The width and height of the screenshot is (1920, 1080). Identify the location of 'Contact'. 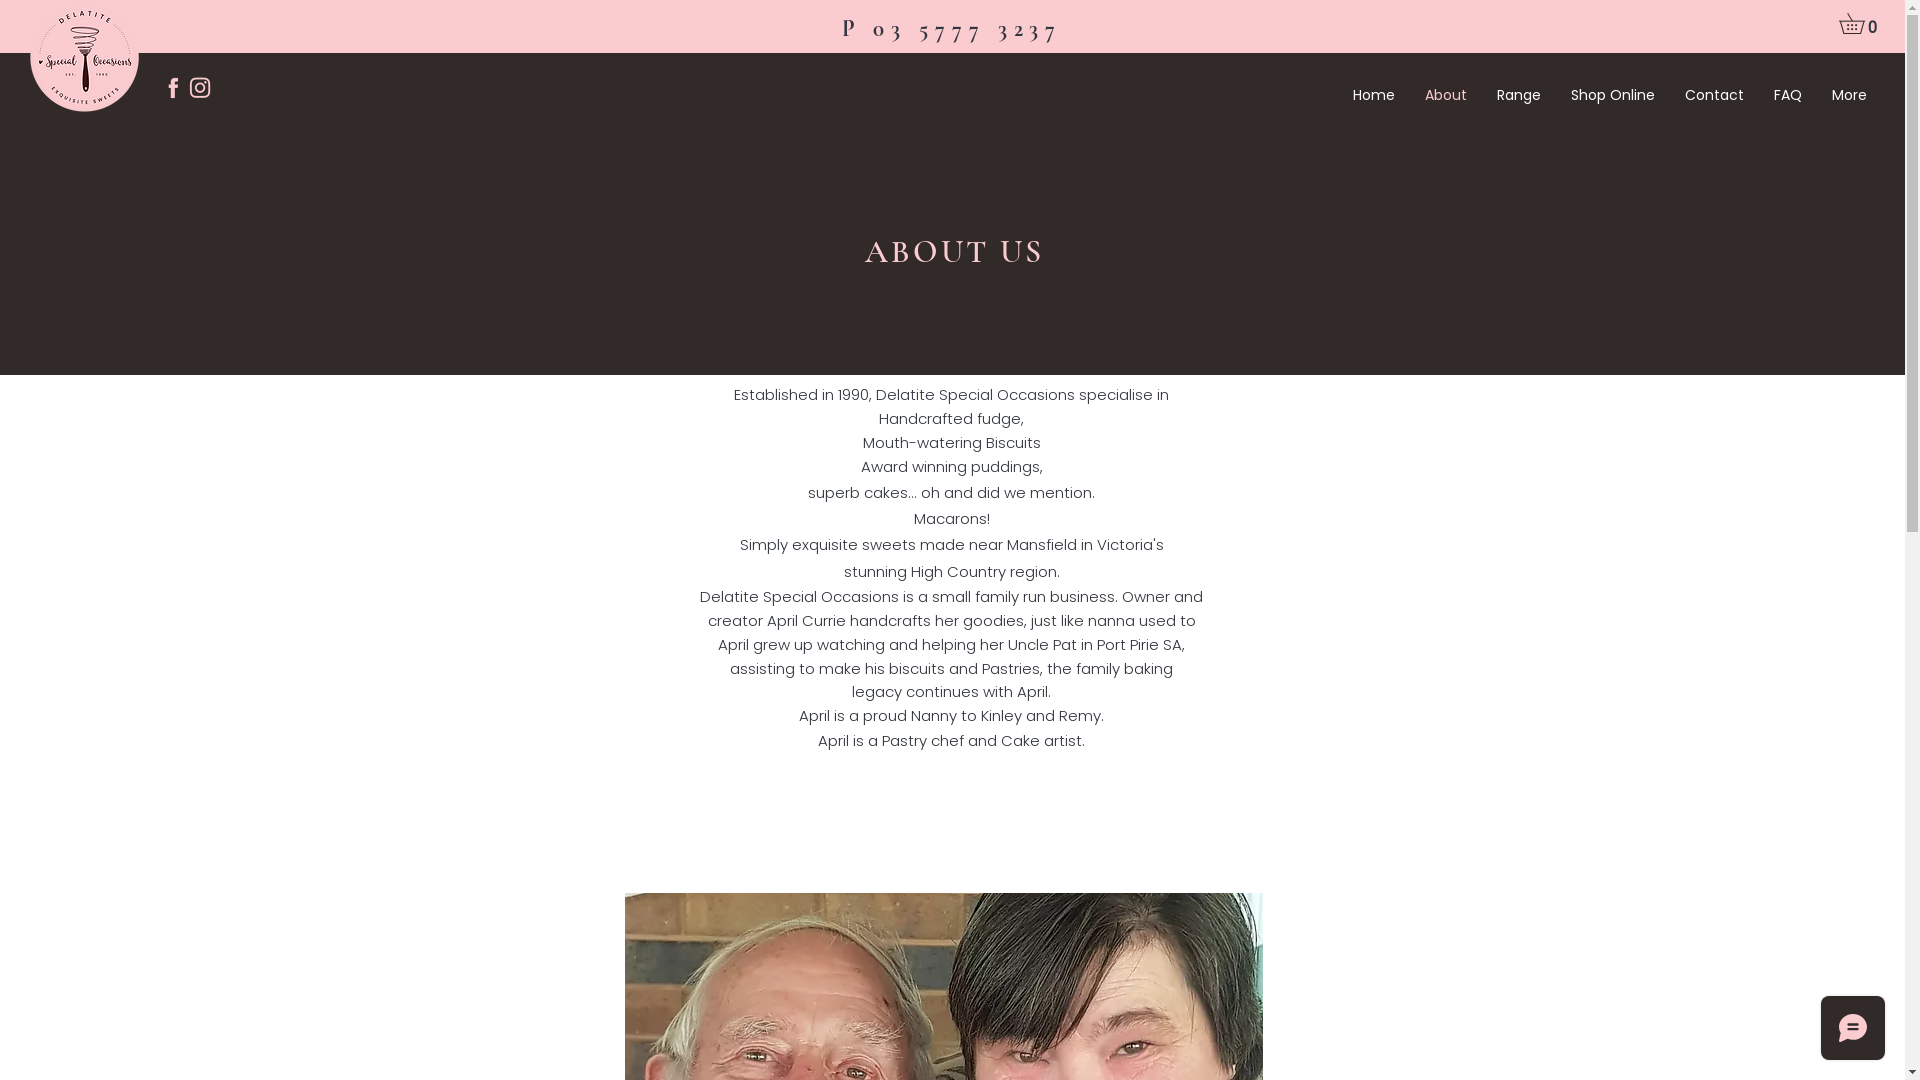
(1670, 95).